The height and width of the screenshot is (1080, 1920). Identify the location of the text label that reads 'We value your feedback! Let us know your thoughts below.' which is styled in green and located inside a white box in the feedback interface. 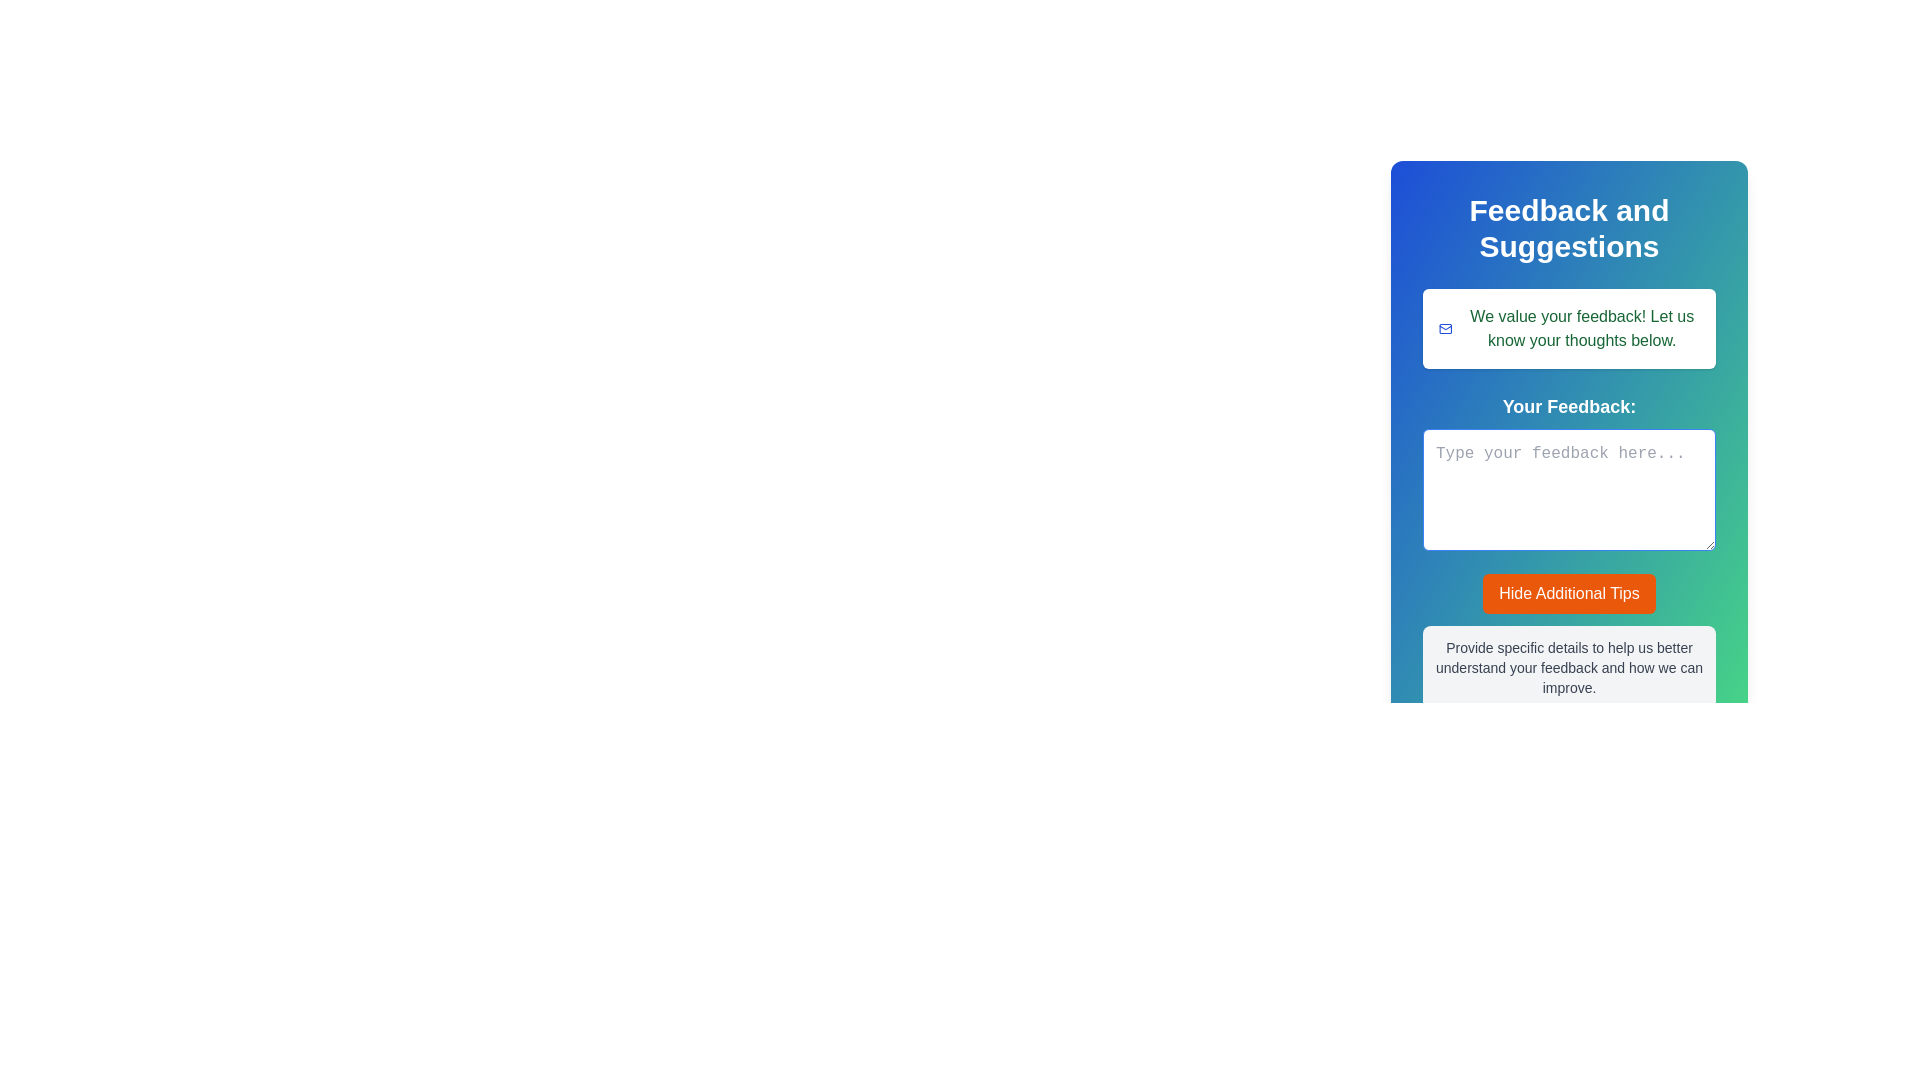
(1581, 327).